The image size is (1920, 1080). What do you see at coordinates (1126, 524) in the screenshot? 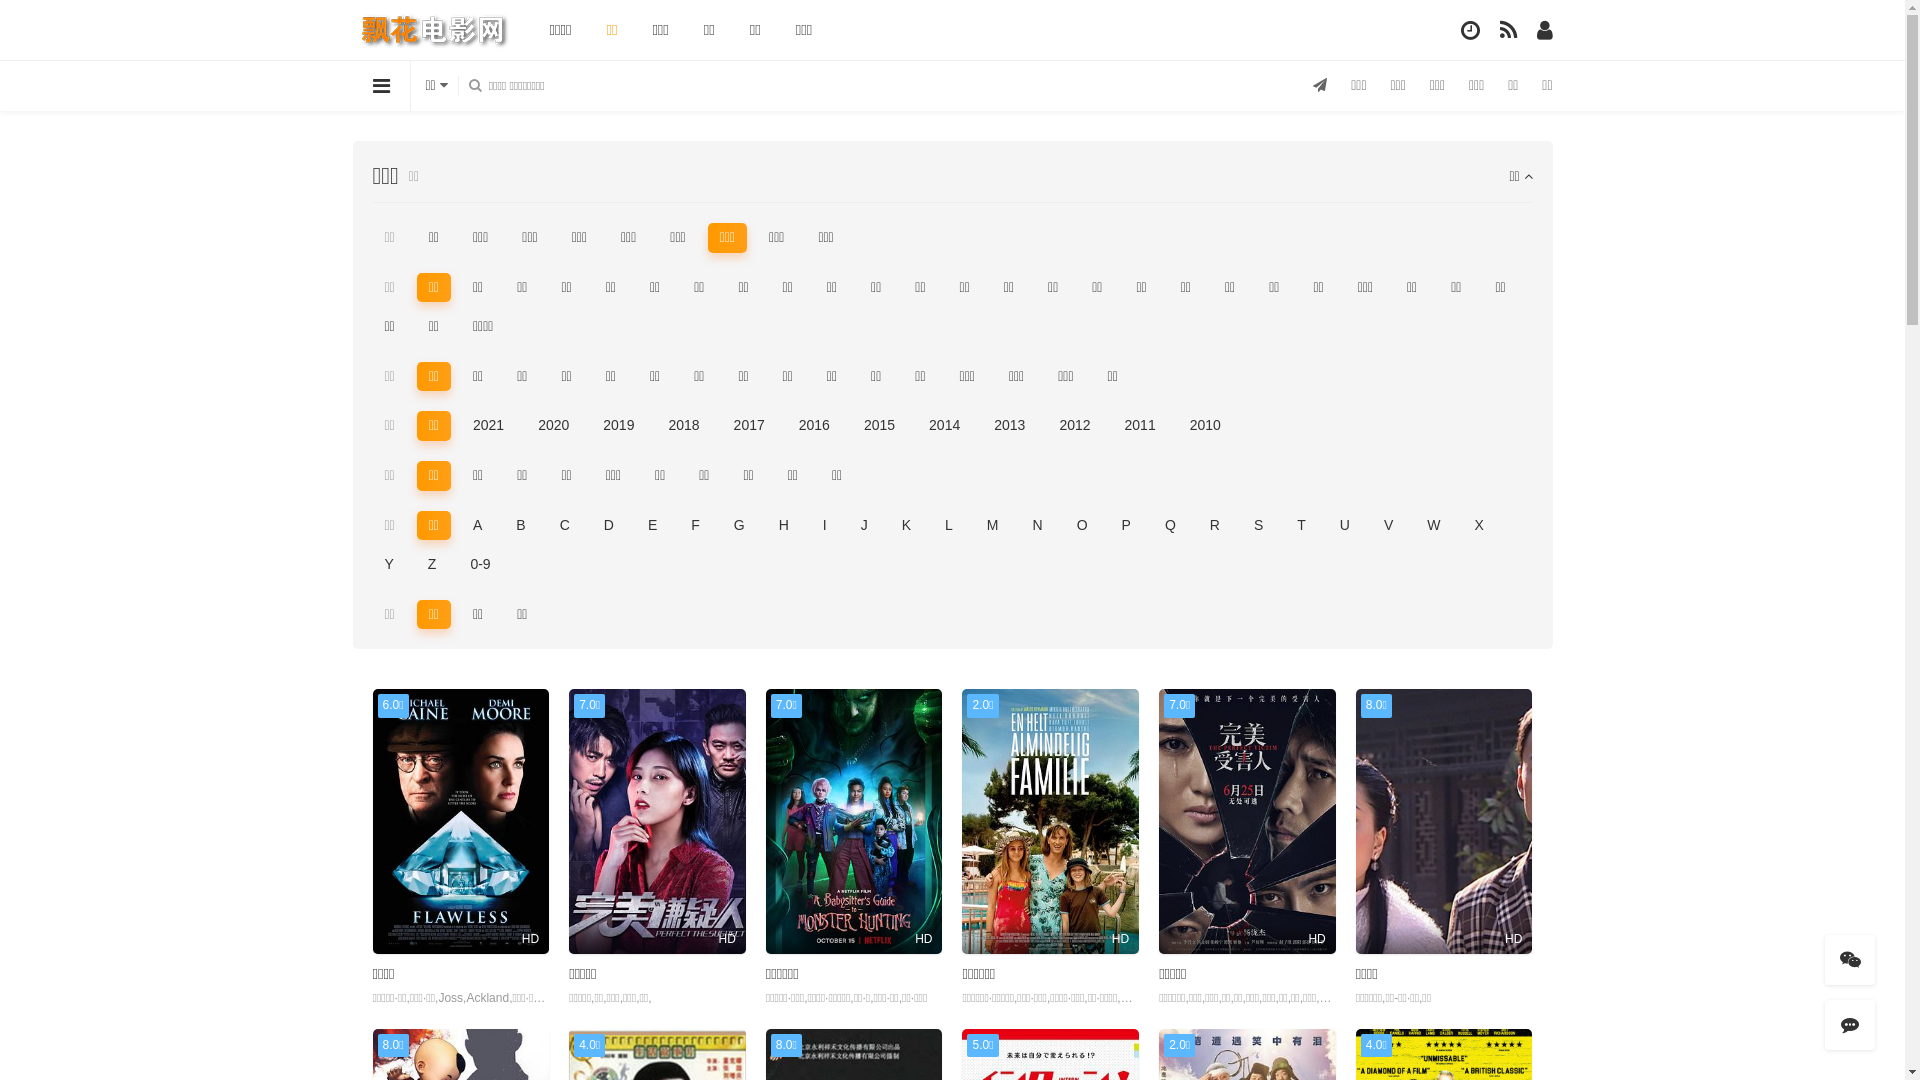
I see `'P'` at bounding box center [1126, 524].